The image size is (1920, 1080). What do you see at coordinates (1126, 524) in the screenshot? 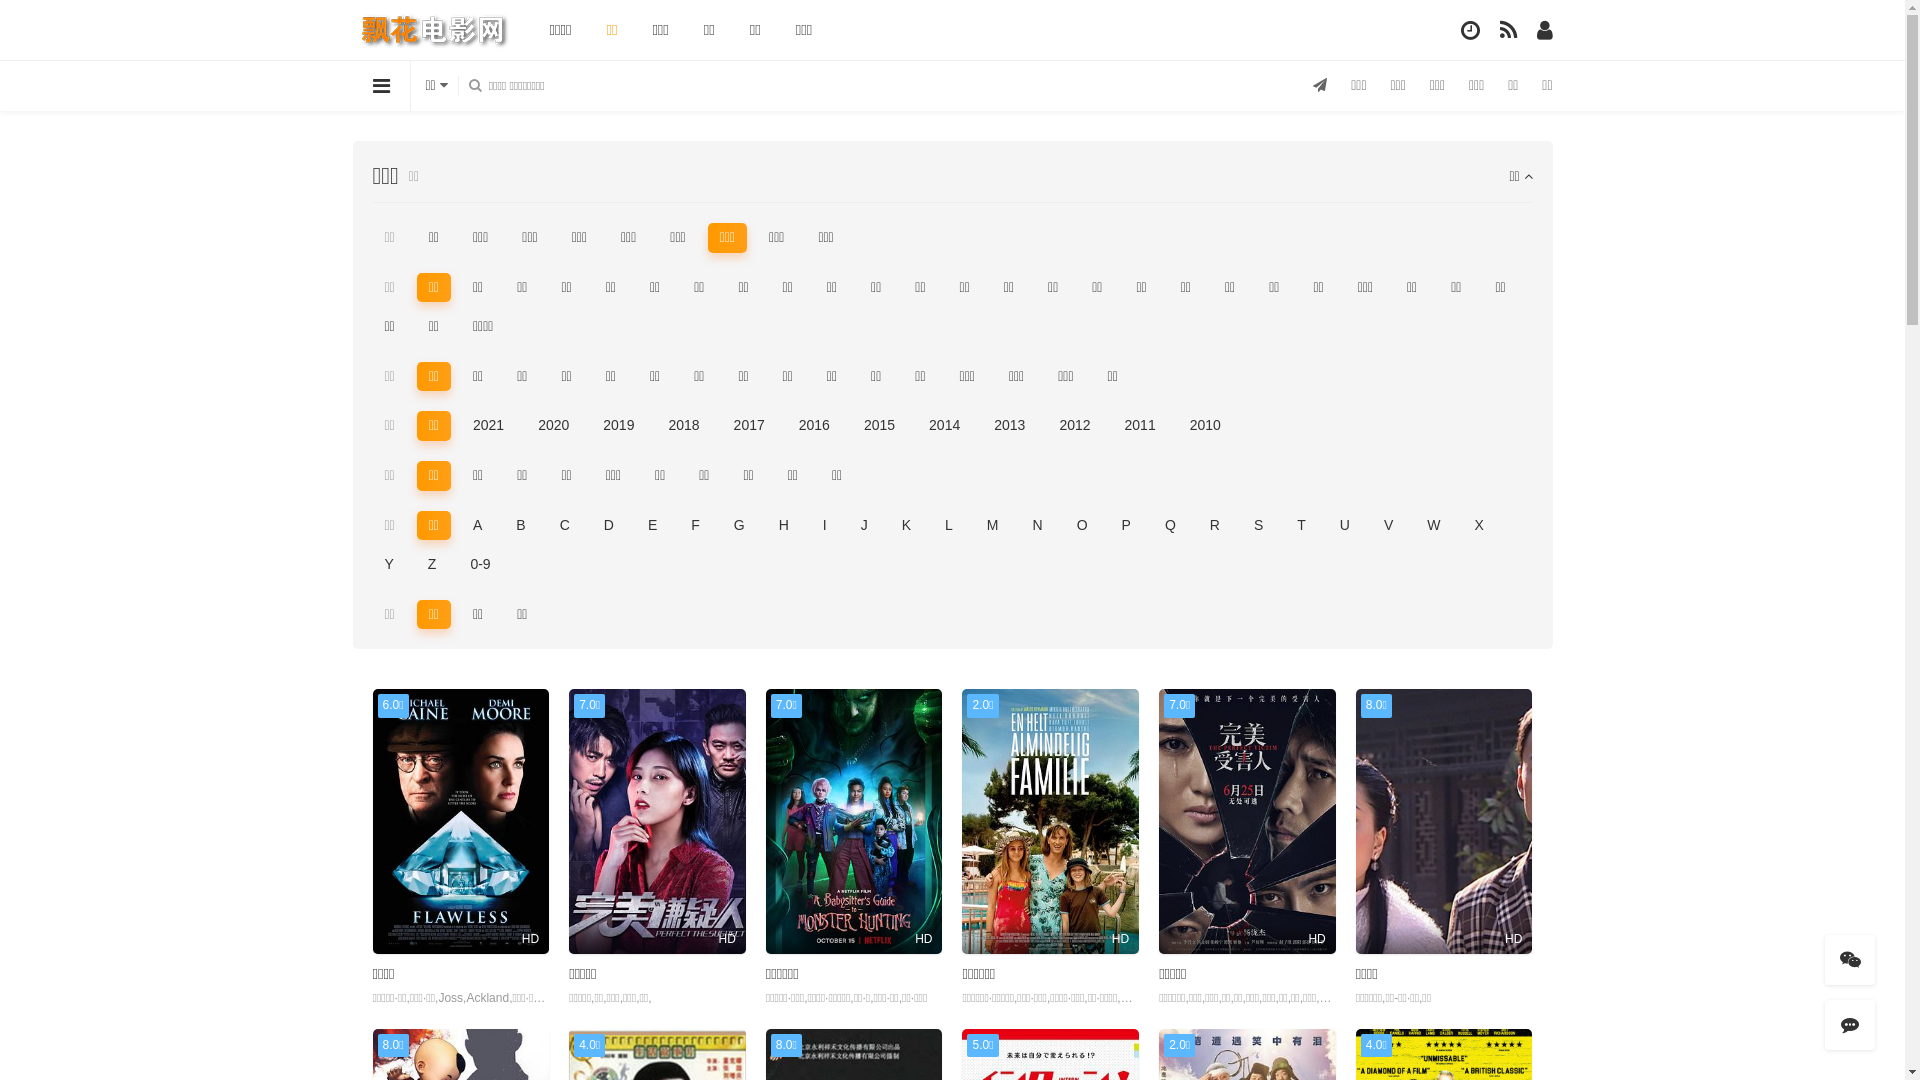
I see `'P'` at bounding box center [1126, 524].